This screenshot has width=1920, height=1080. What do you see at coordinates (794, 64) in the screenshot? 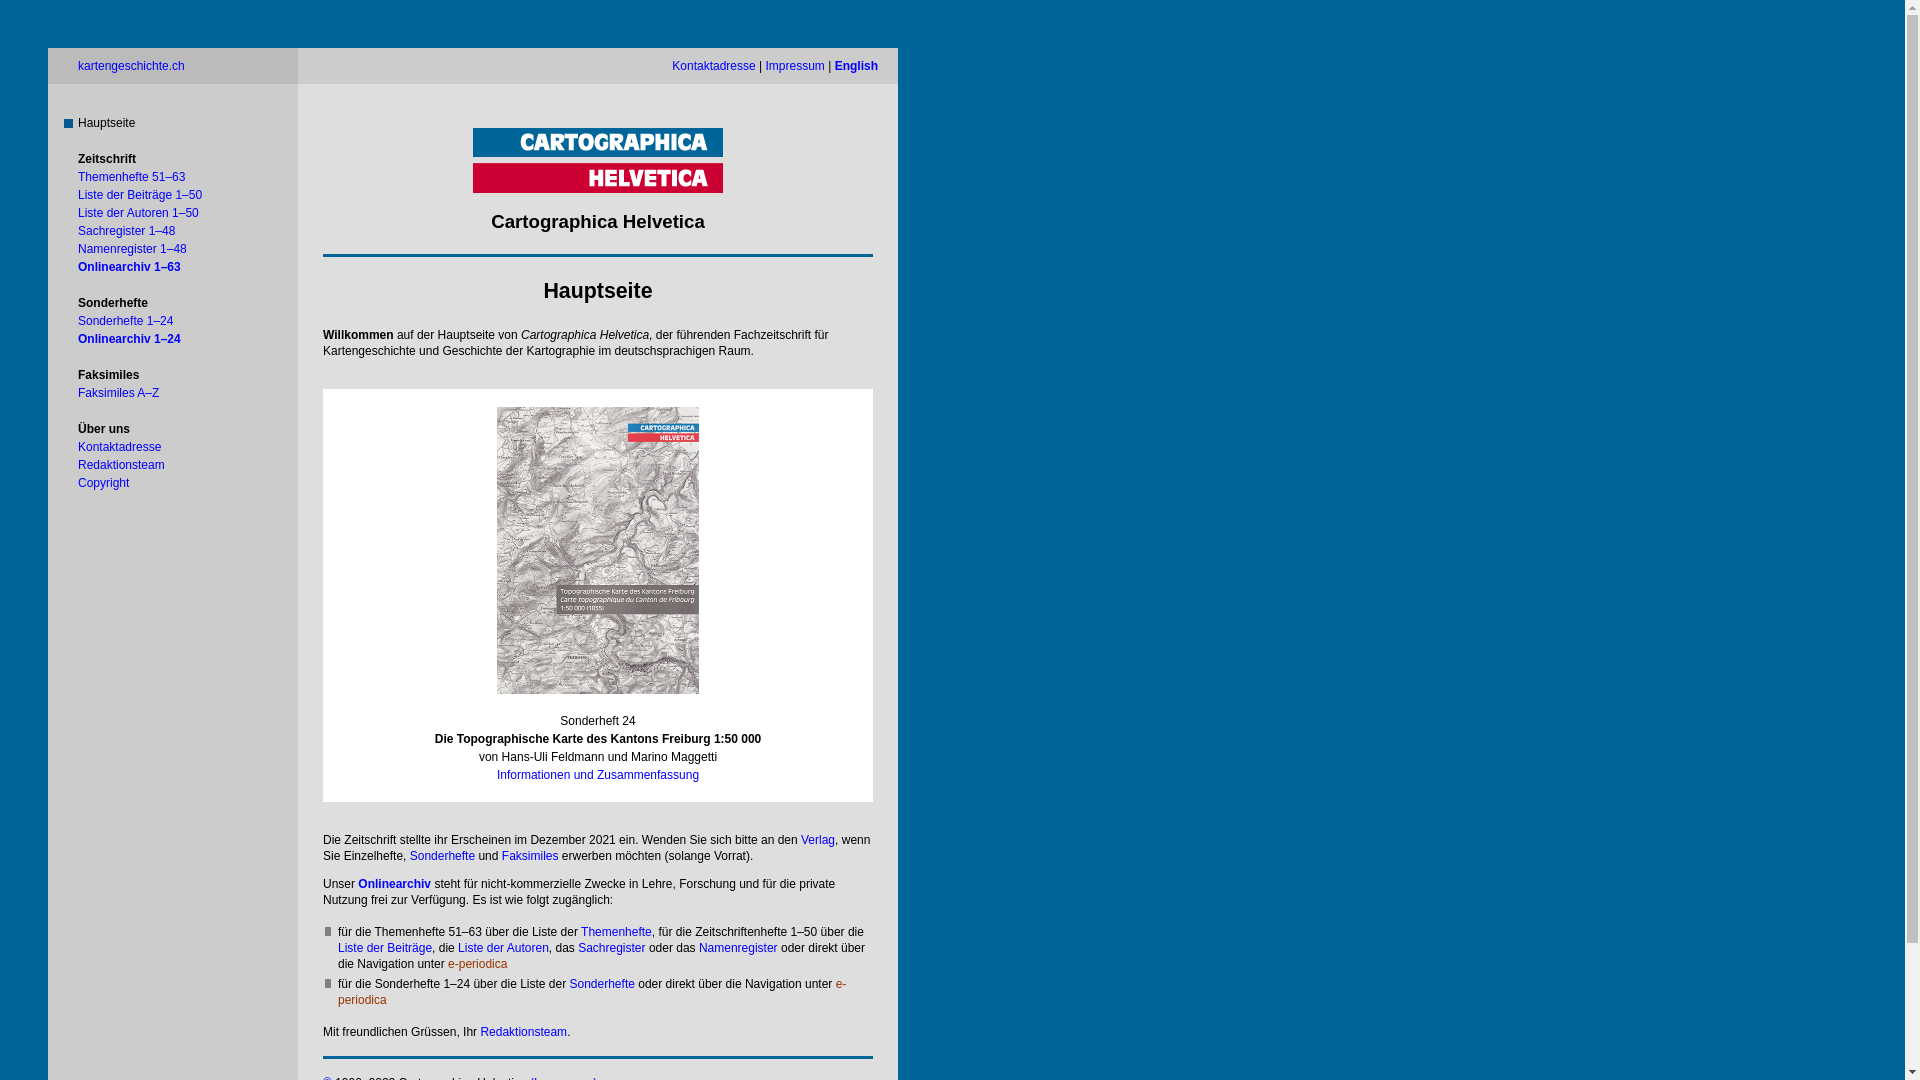
I see `'Impressum'` at bounding box center [794, 64].